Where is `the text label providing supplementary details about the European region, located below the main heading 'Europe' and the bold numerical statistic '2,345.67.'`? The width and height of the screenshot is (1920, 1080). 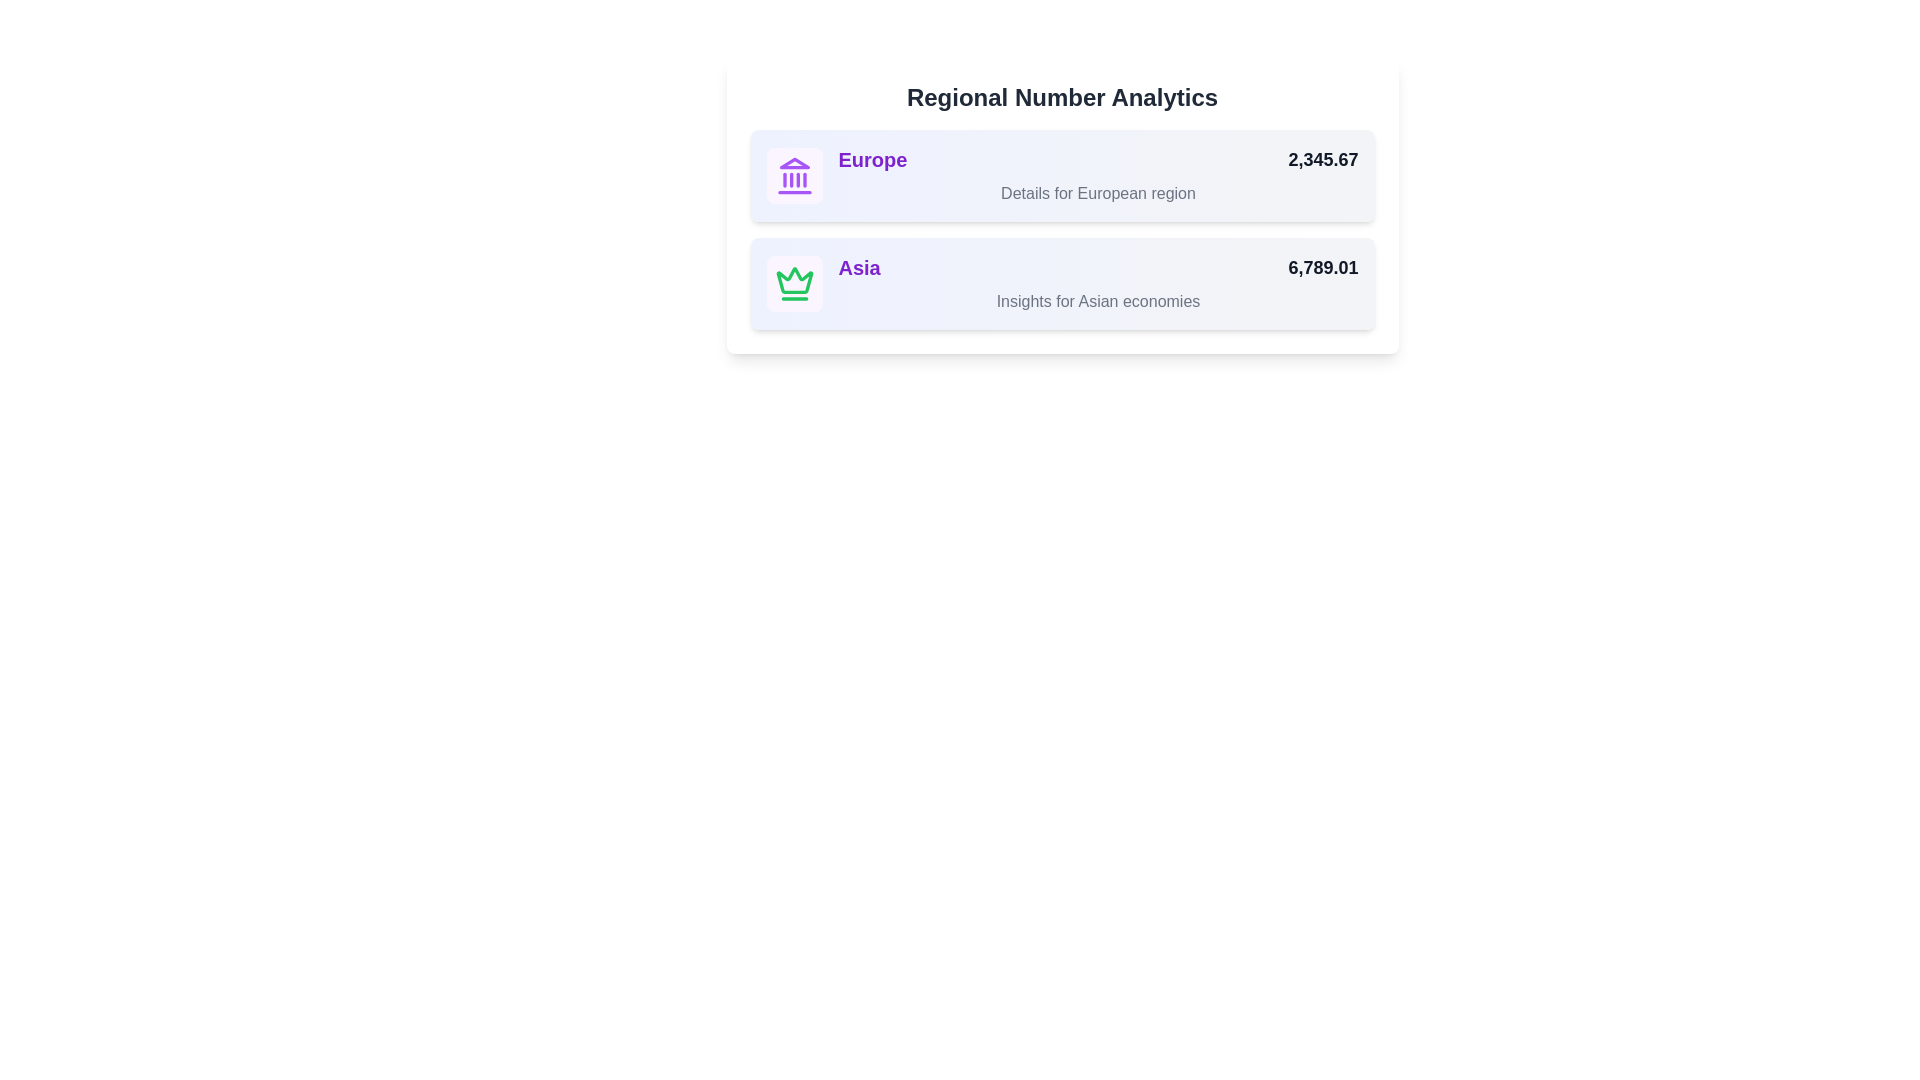
the text label providing supplementary details about the European region, located below the main heading 'Europe' and the bold numerical statistic '2,345.67.' is located at coordinates (1097, 193).